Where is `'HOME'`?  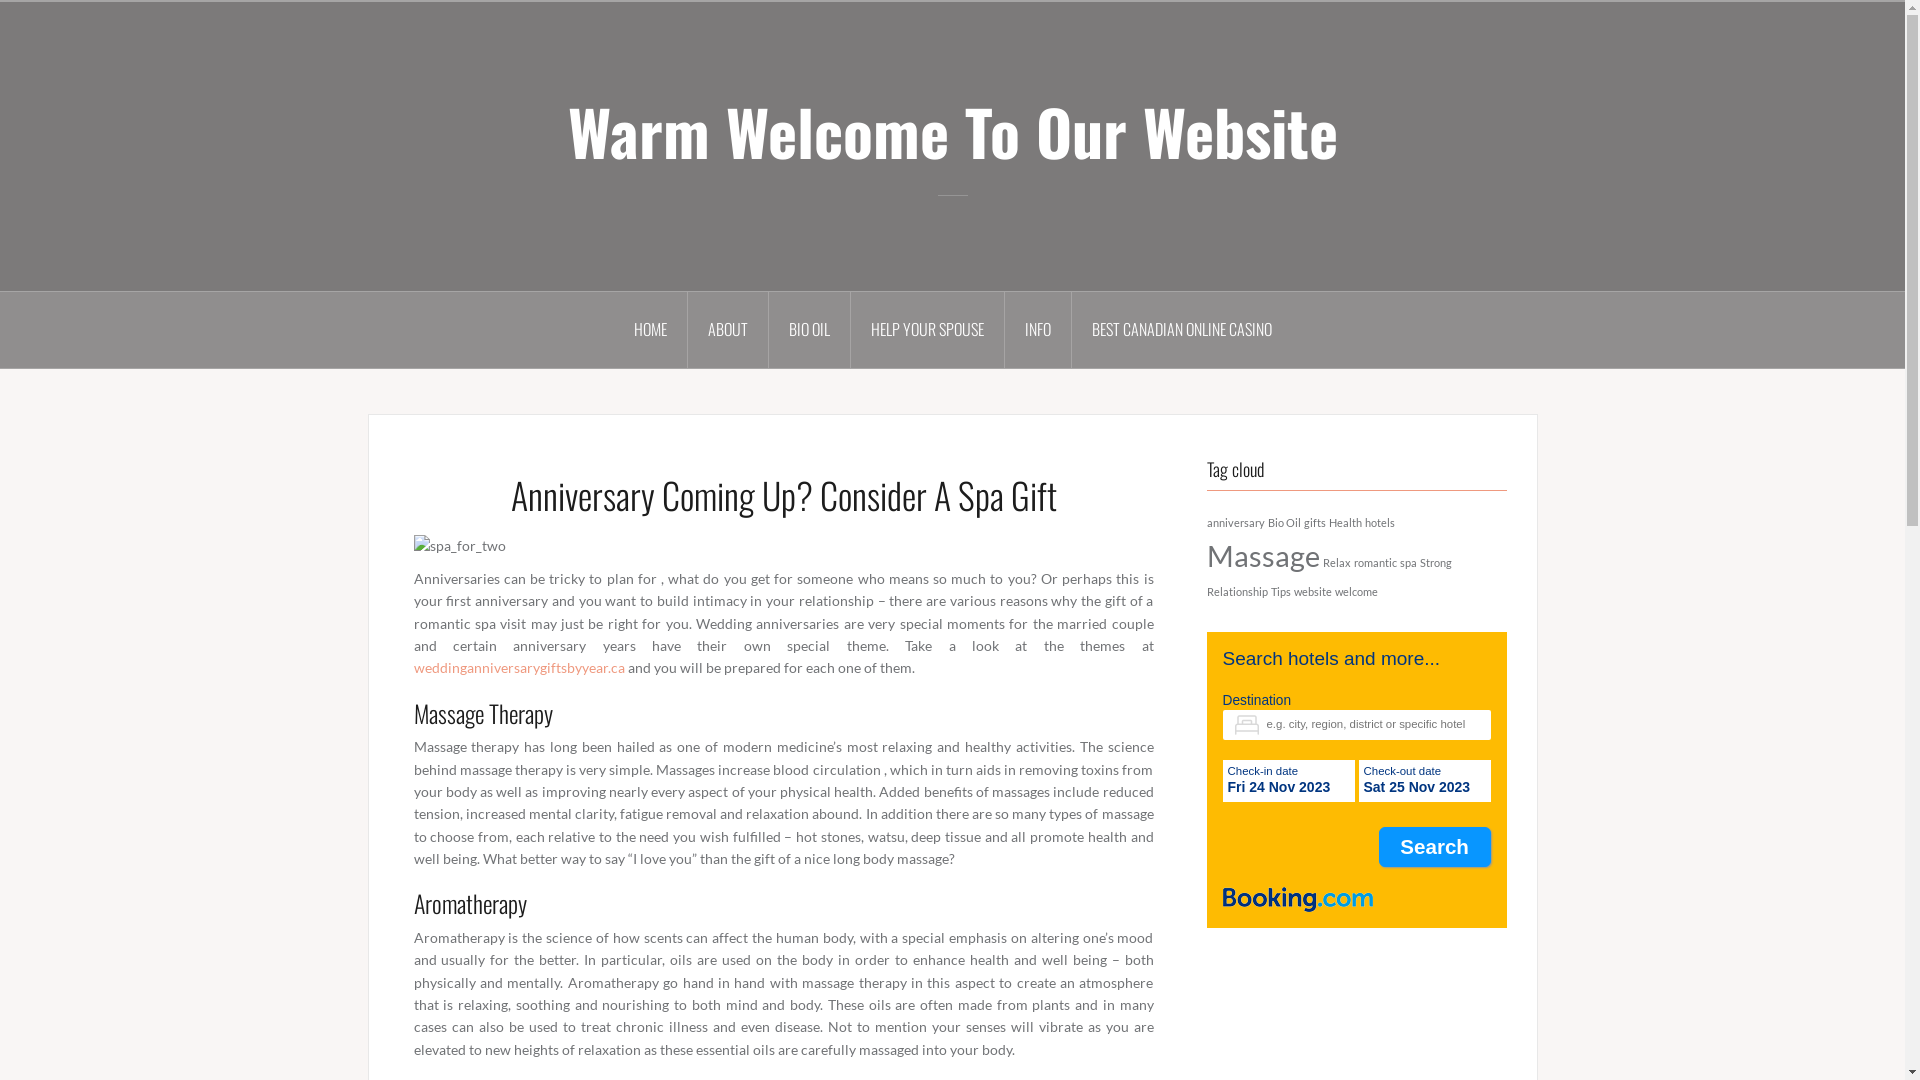 'HOME' is located at coordinates (651, 329).